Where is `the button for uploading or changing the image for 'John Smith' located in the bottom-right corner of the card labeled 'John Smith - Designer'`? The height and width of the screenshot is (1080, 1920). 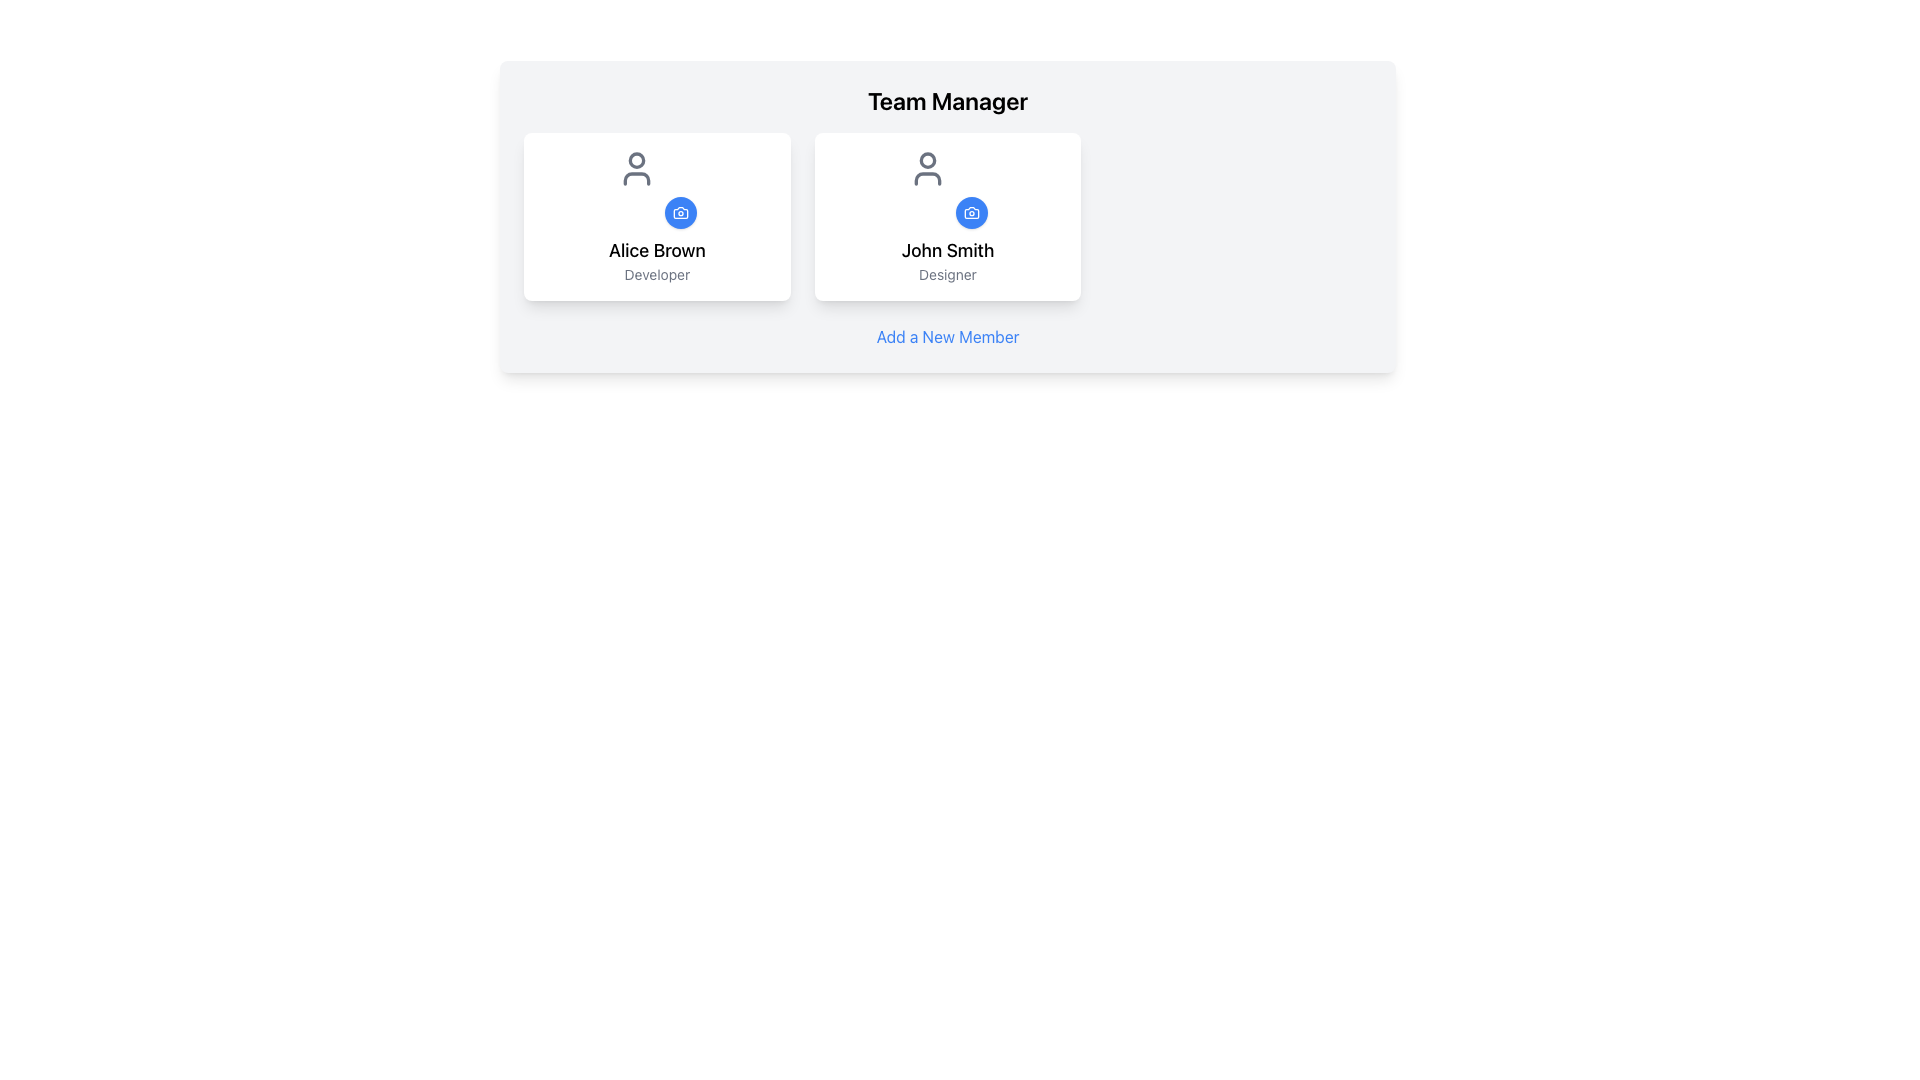 the button for uploading or changing the image for 'John Smith' located in the bottom-right corner of the card labeled 'John Smith - Designer' is located at coordinates (946, 189).